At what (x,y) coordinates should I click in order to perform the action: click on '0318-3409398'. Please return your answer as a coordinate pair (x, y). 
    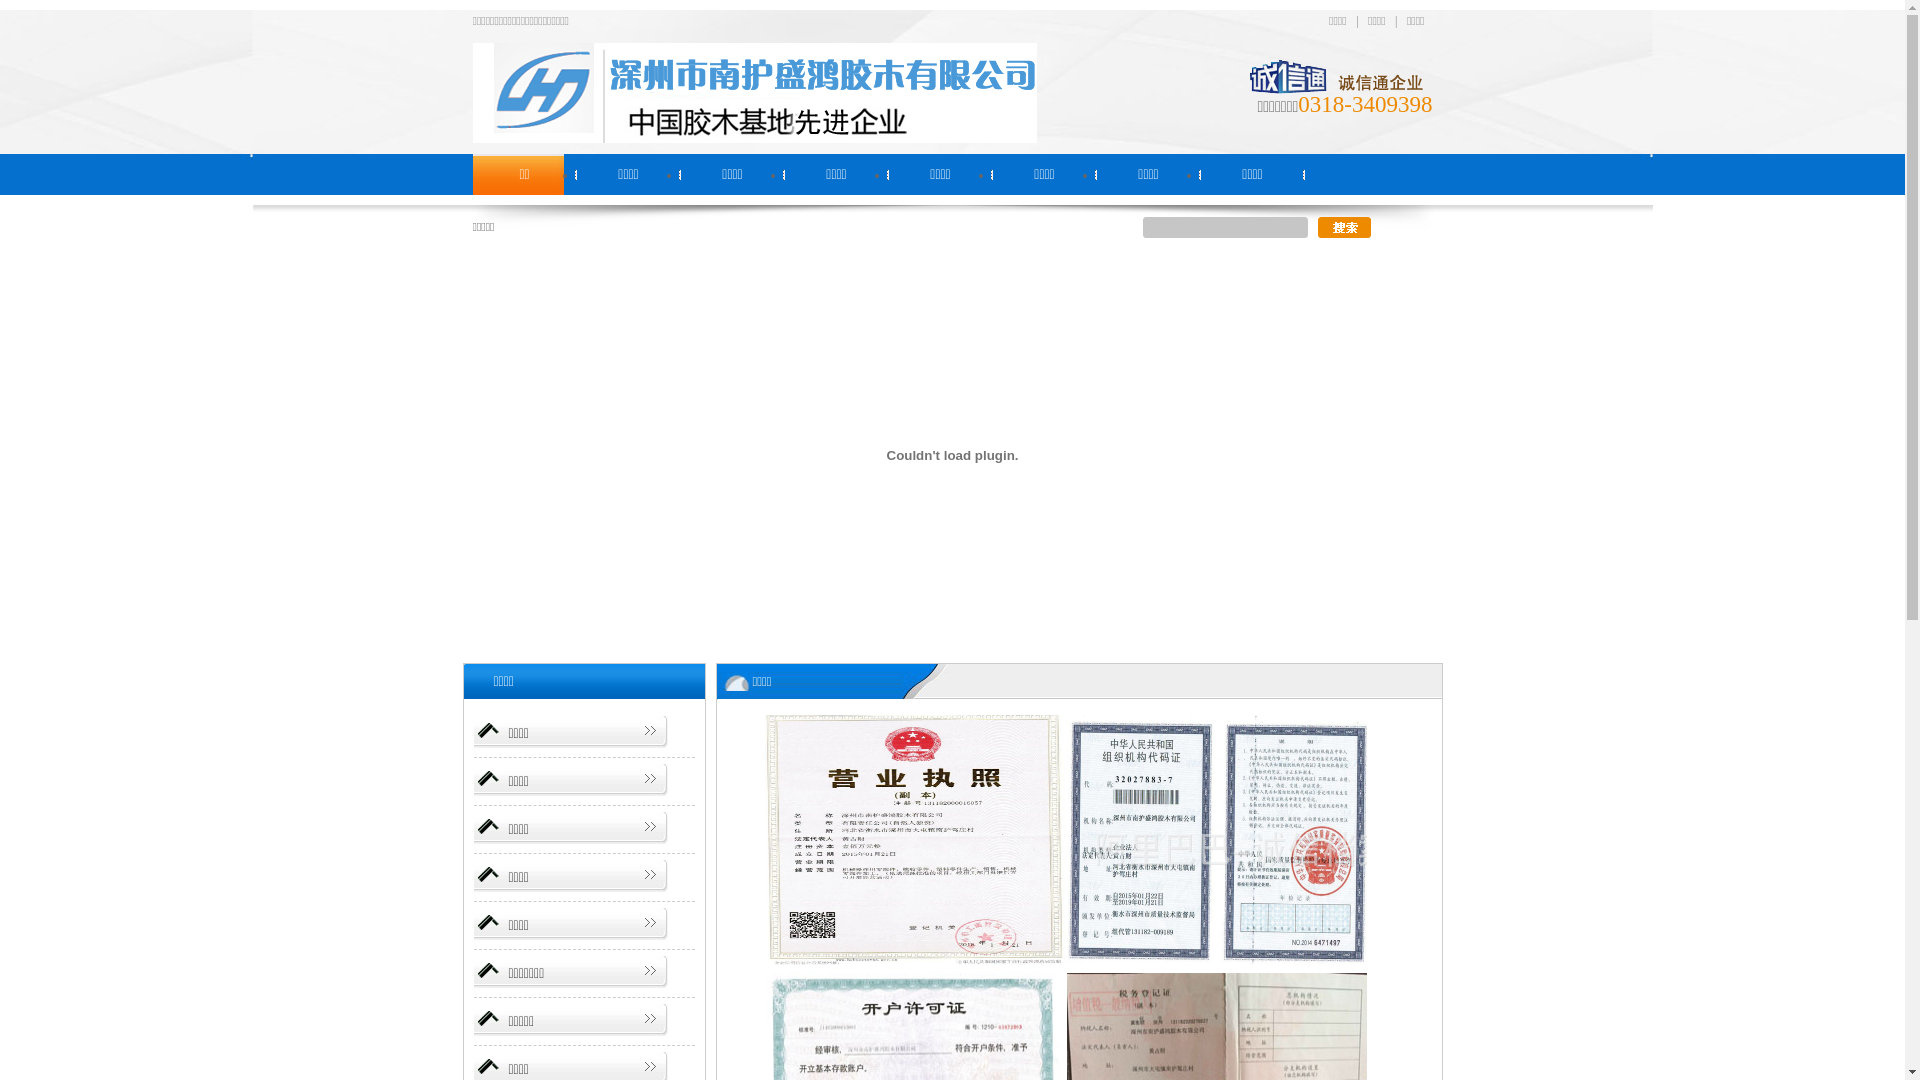
    Looking at the image, I should click on (1363, 104).